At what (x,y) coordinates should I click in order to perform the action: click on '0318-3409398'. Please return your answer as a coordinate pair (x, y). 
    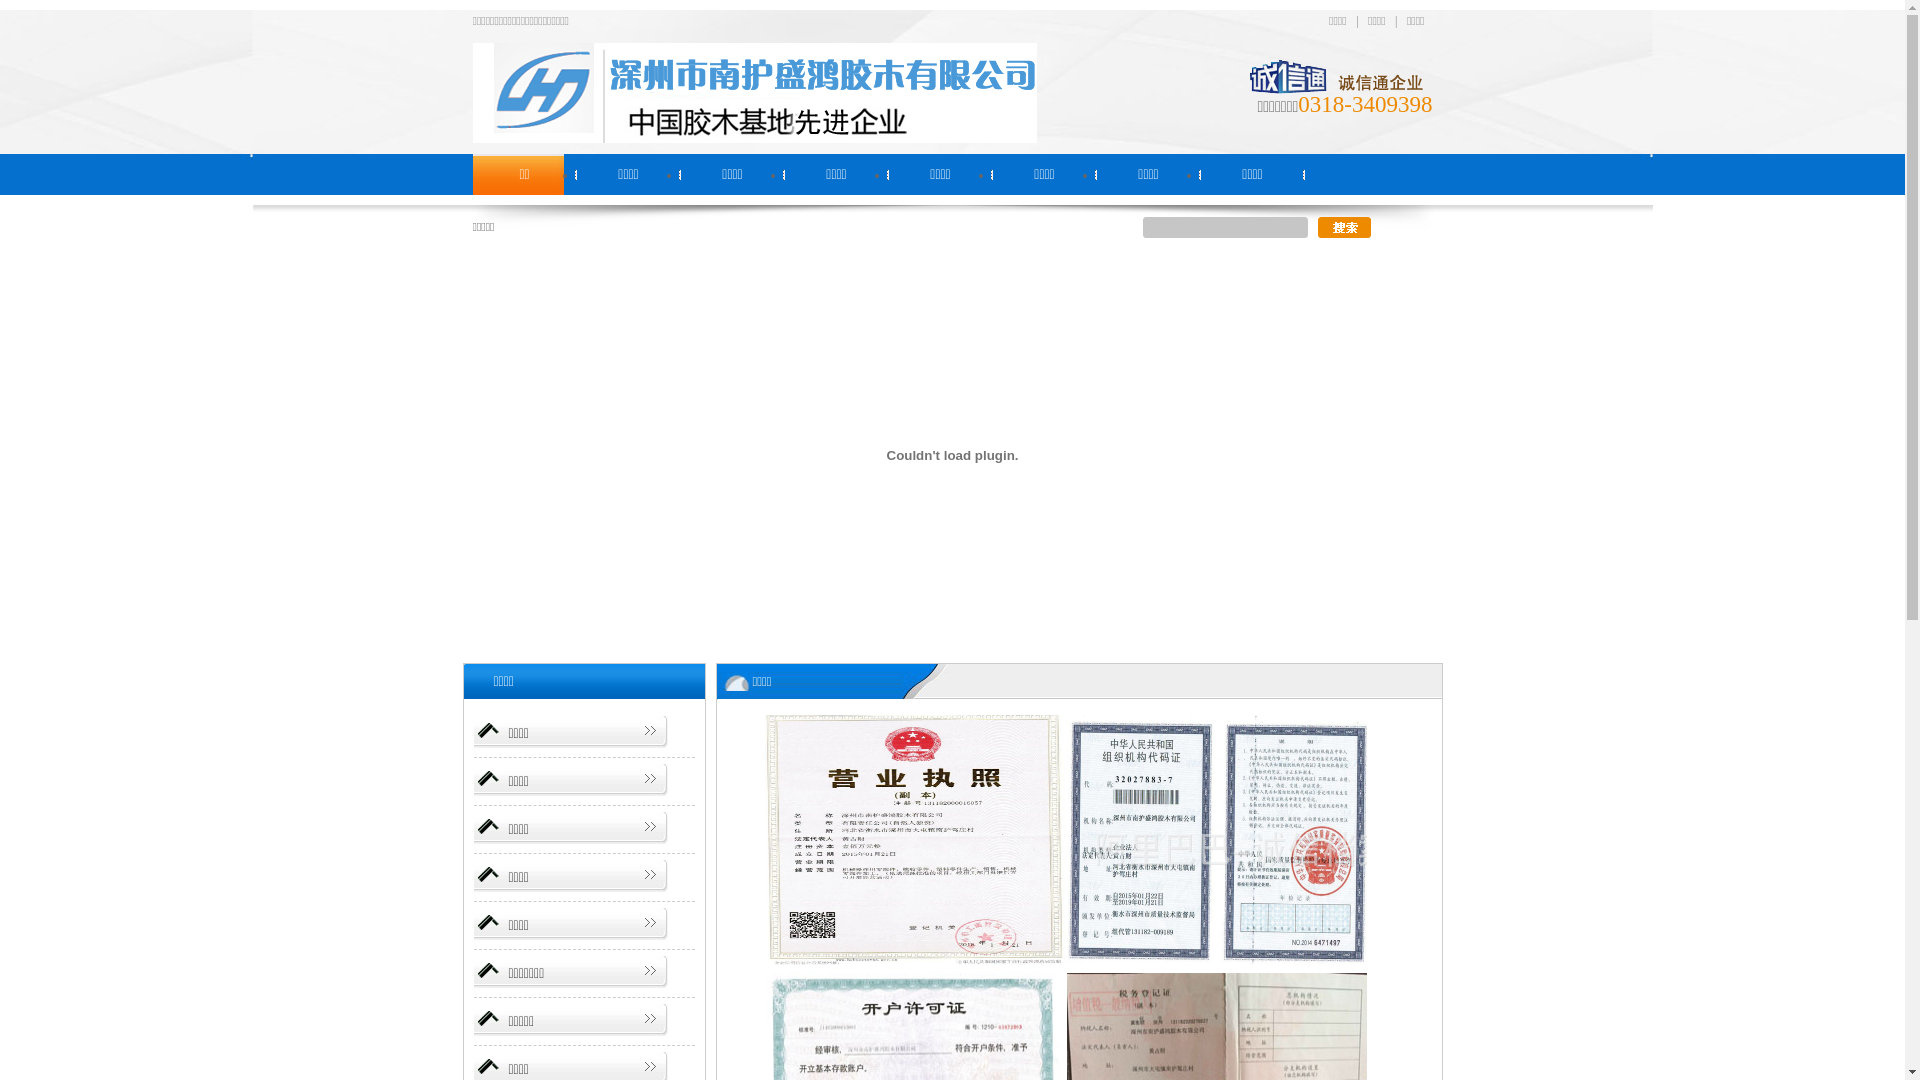
    Looking at the image, I should click on (1363, 104).